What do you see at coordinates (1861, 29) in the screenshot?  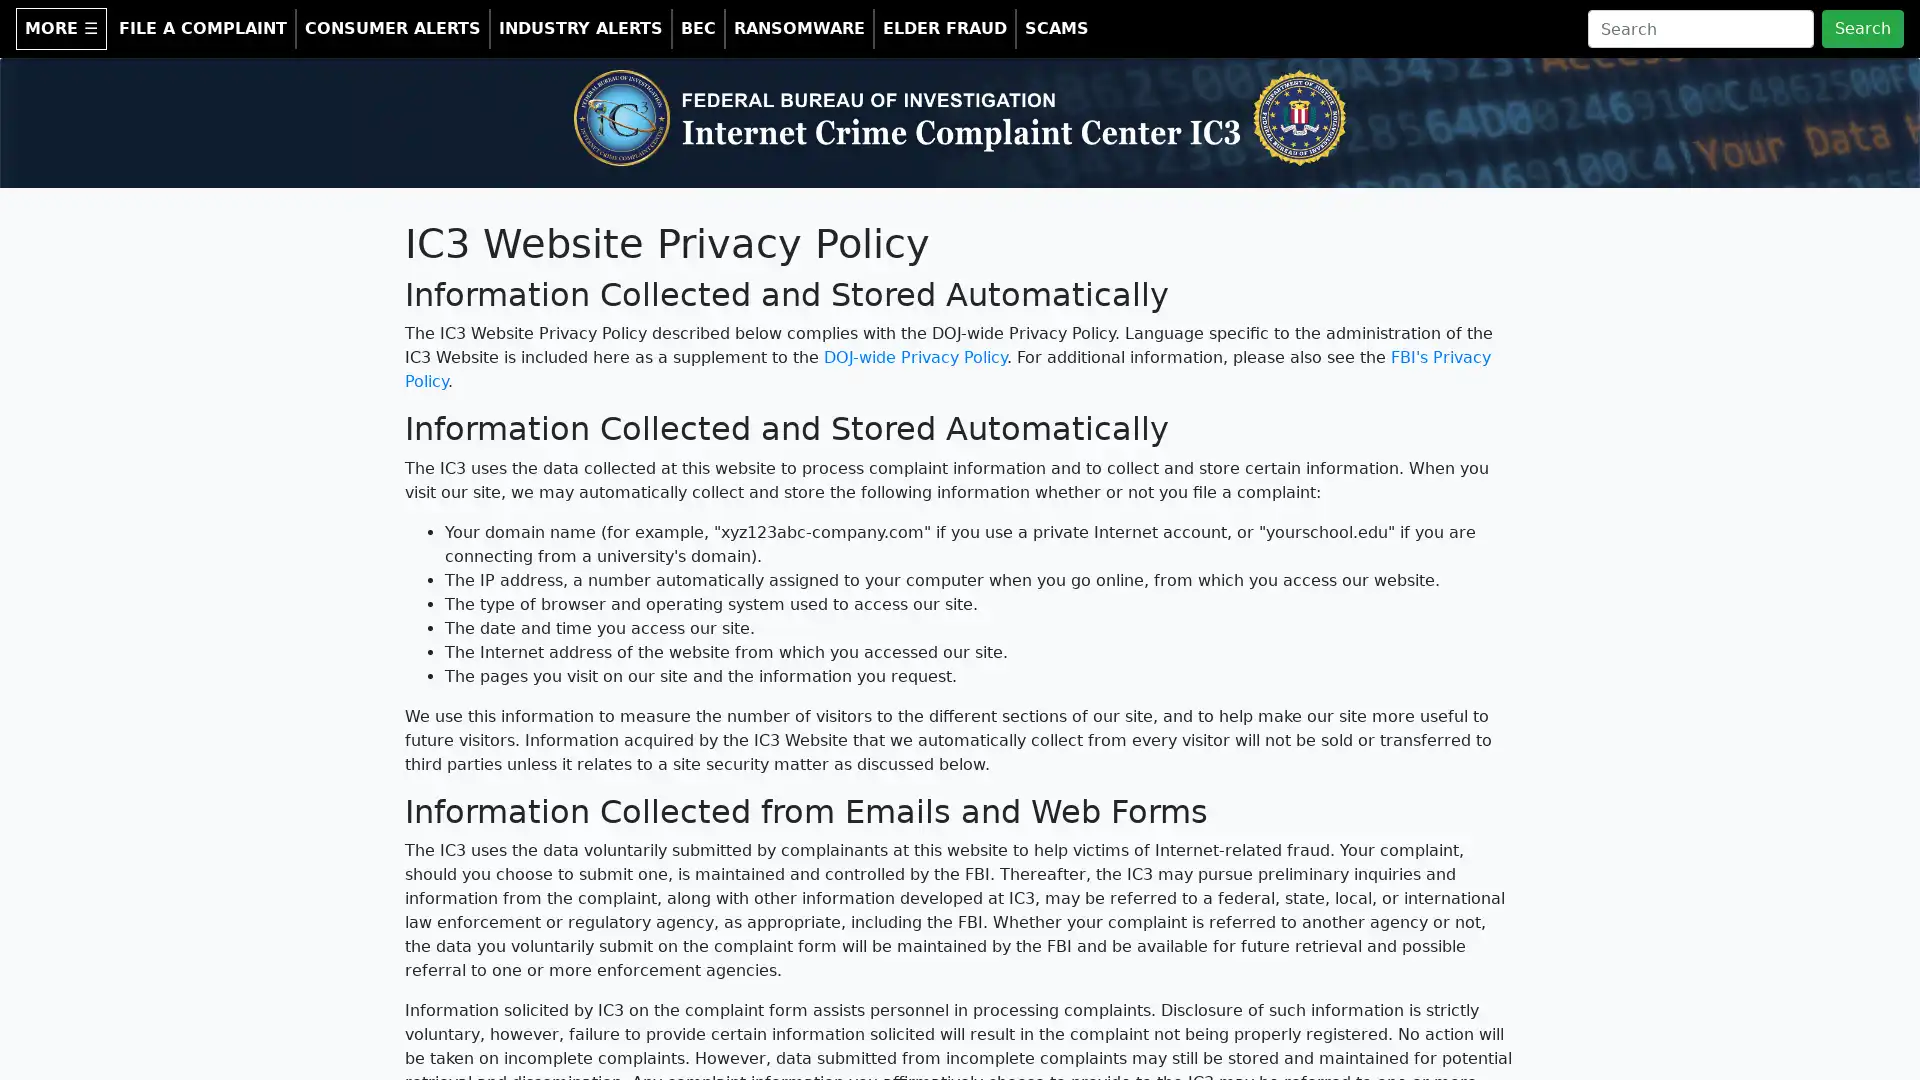 I see `Search` at bounding box center [1861, 29].